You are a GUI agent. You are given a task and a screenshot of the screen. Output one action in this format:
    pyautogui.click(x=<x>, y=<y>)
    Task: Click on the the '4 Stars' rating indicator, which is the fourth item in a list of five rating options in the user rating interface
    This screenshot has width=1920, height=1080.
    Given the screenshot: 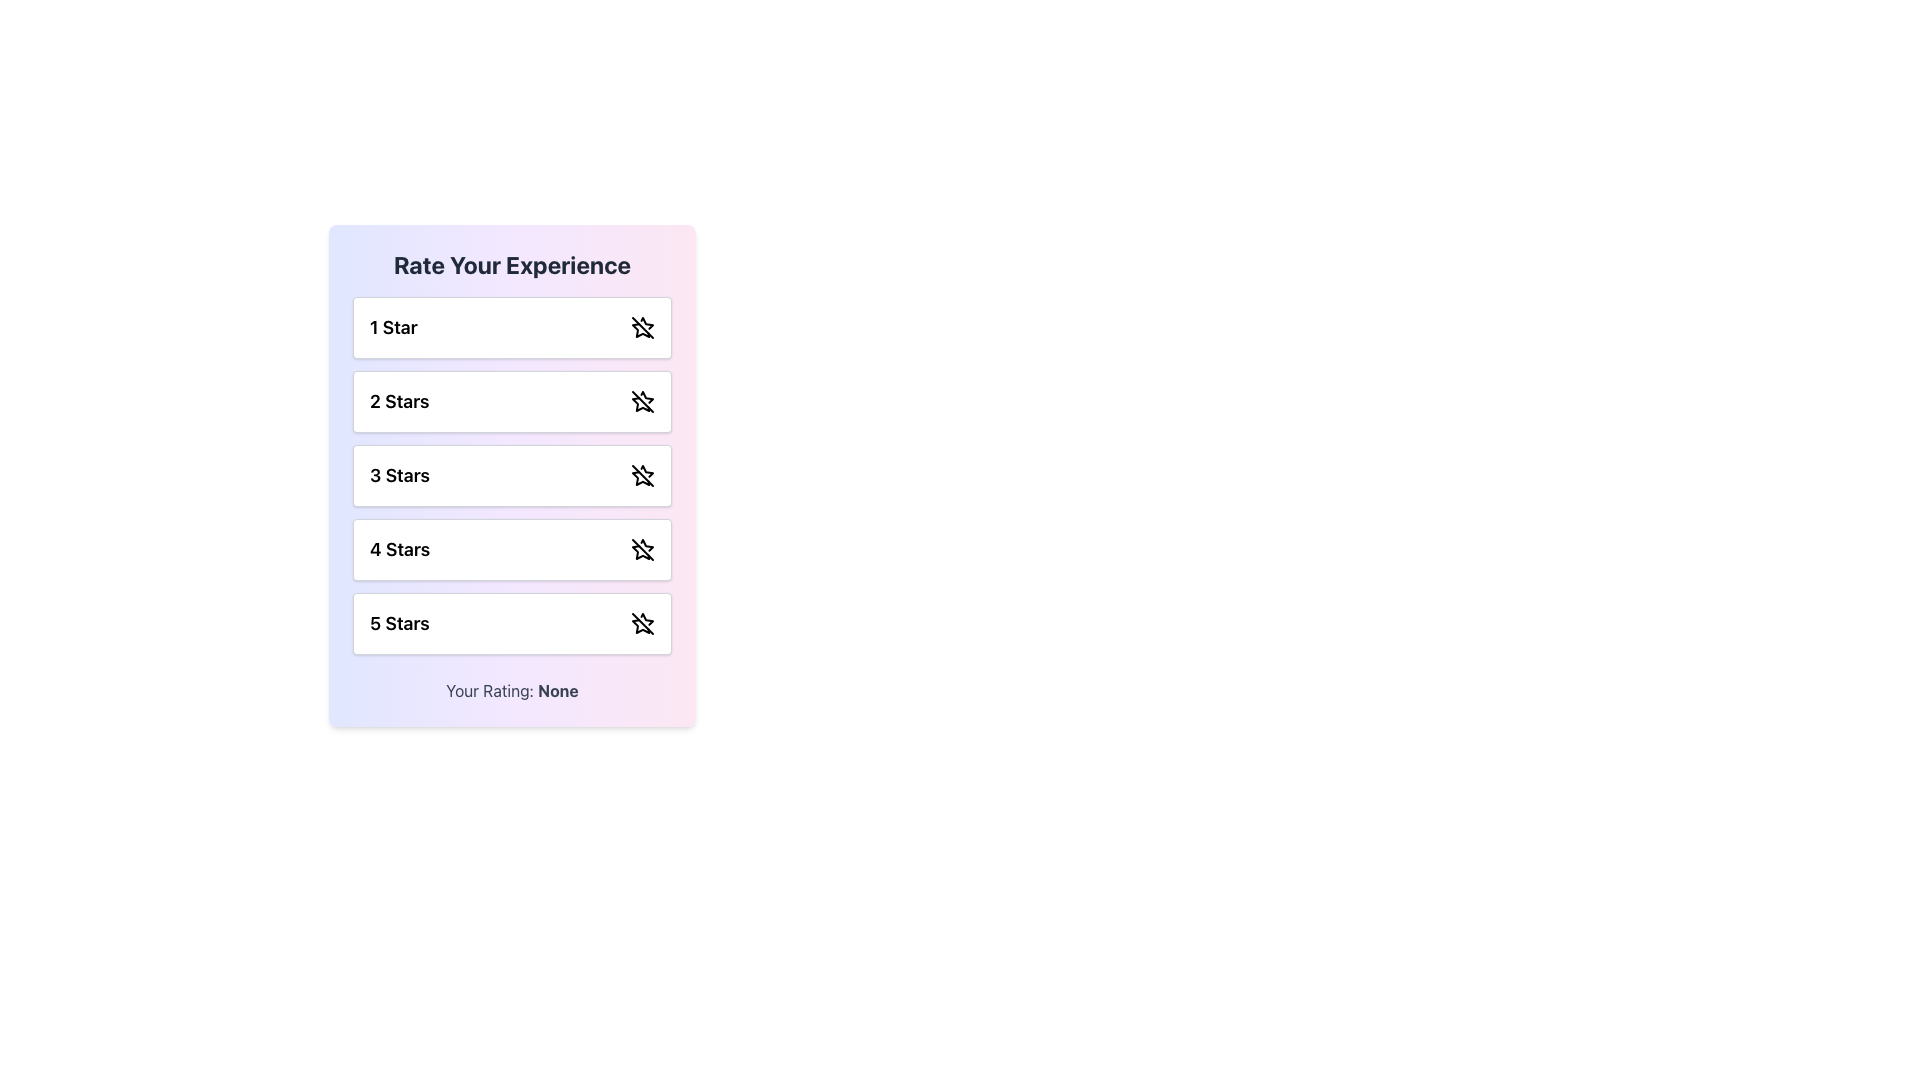 What is the action you would take?
    pyautogui.click(x=400, y=550)
    